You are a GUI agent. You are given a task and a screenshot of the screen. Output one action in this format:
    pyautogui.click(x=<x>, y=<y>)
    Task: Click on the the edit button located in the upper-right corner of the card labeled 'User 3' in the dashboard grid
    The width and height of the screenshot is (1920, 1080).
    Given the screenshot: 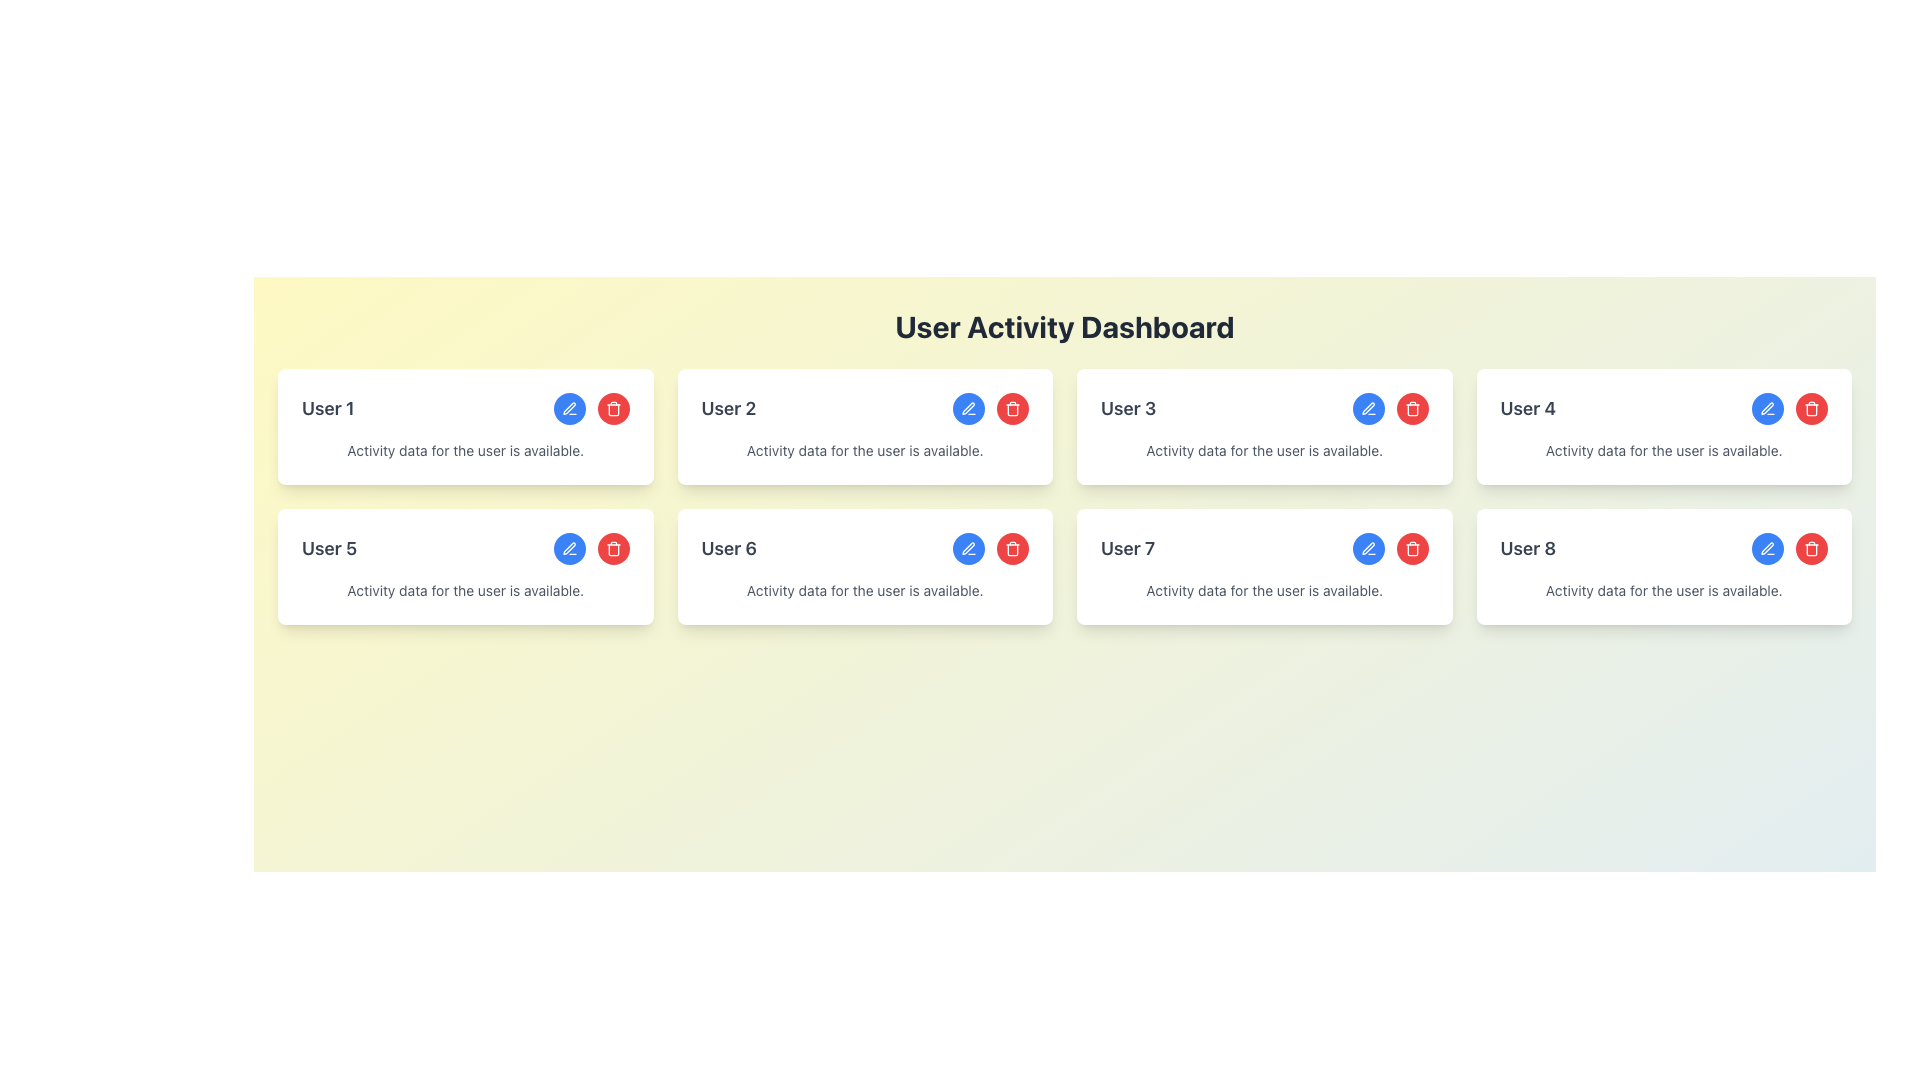 What is the action you would take?
    pyautogui.click(x=1367, y=407)
    